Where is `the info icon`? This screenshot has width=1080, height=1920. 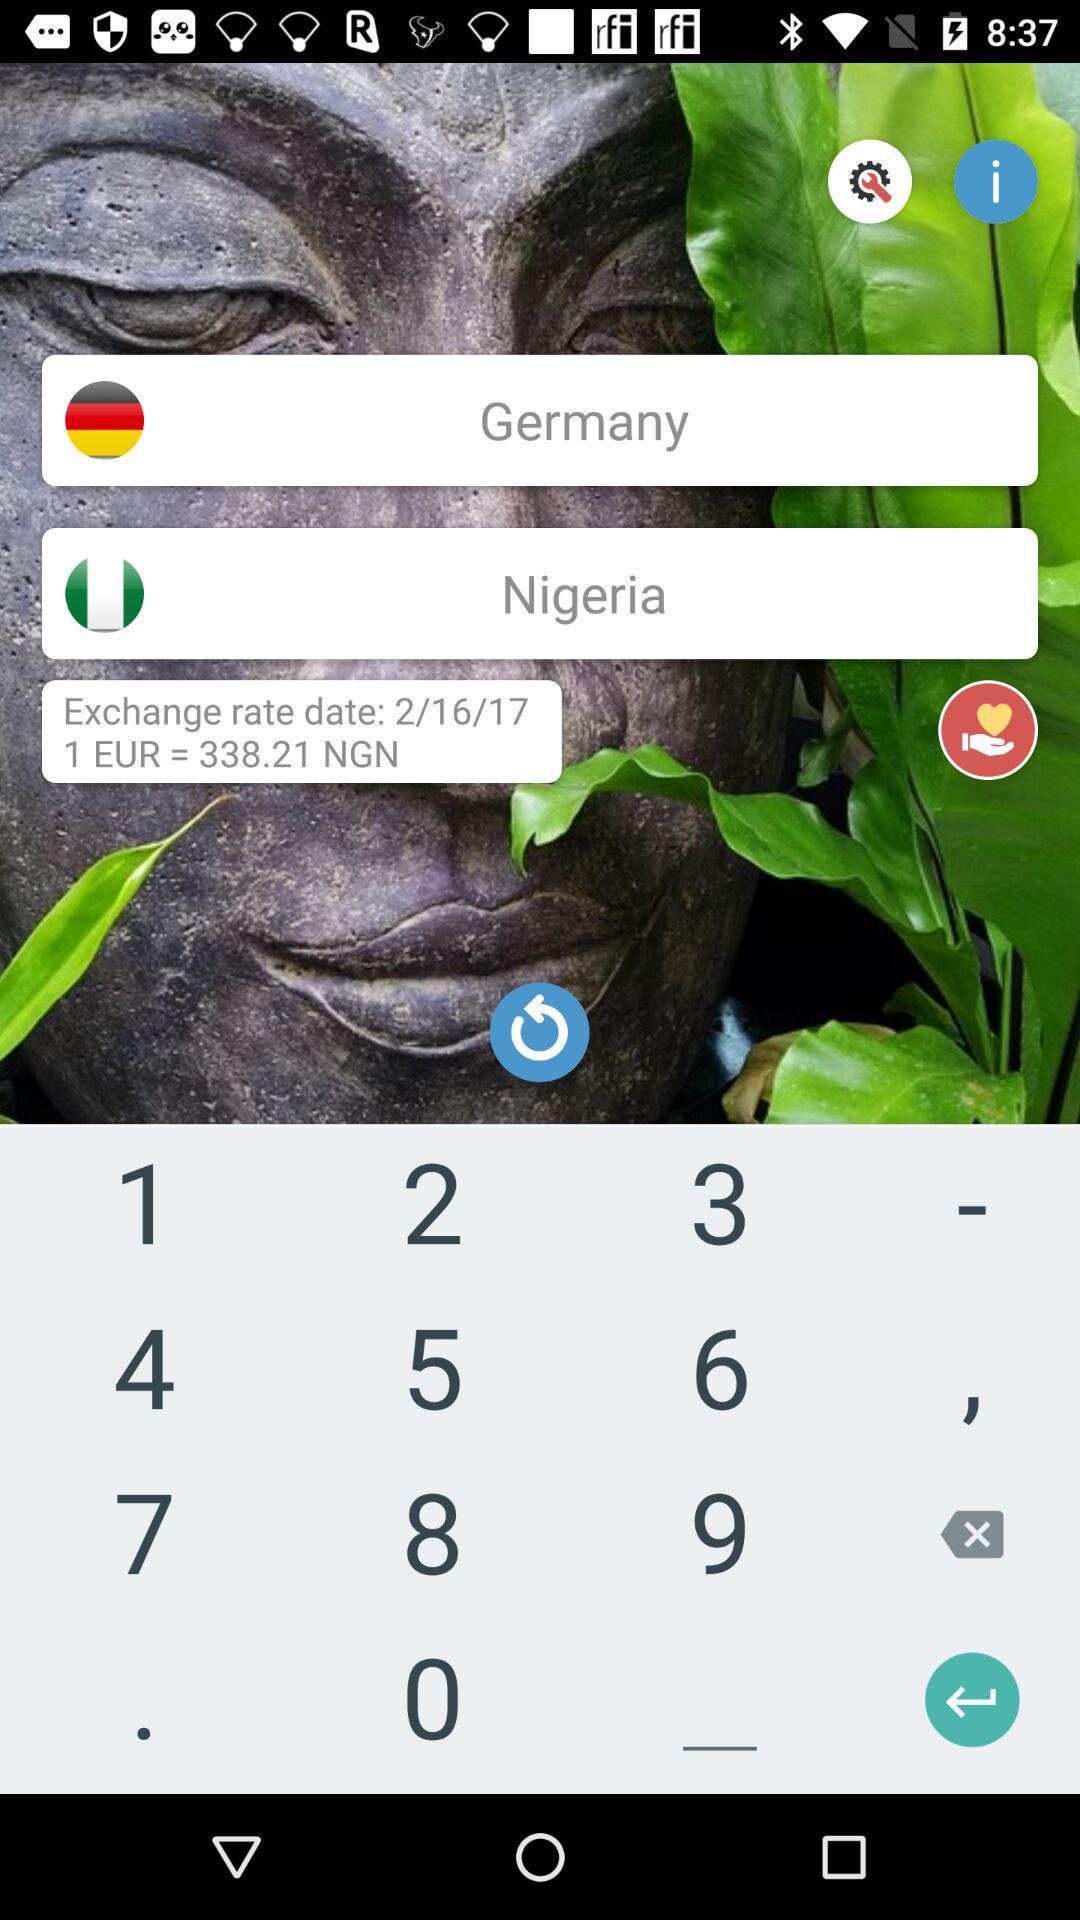 the info icon is located at coordinates (995, 181).